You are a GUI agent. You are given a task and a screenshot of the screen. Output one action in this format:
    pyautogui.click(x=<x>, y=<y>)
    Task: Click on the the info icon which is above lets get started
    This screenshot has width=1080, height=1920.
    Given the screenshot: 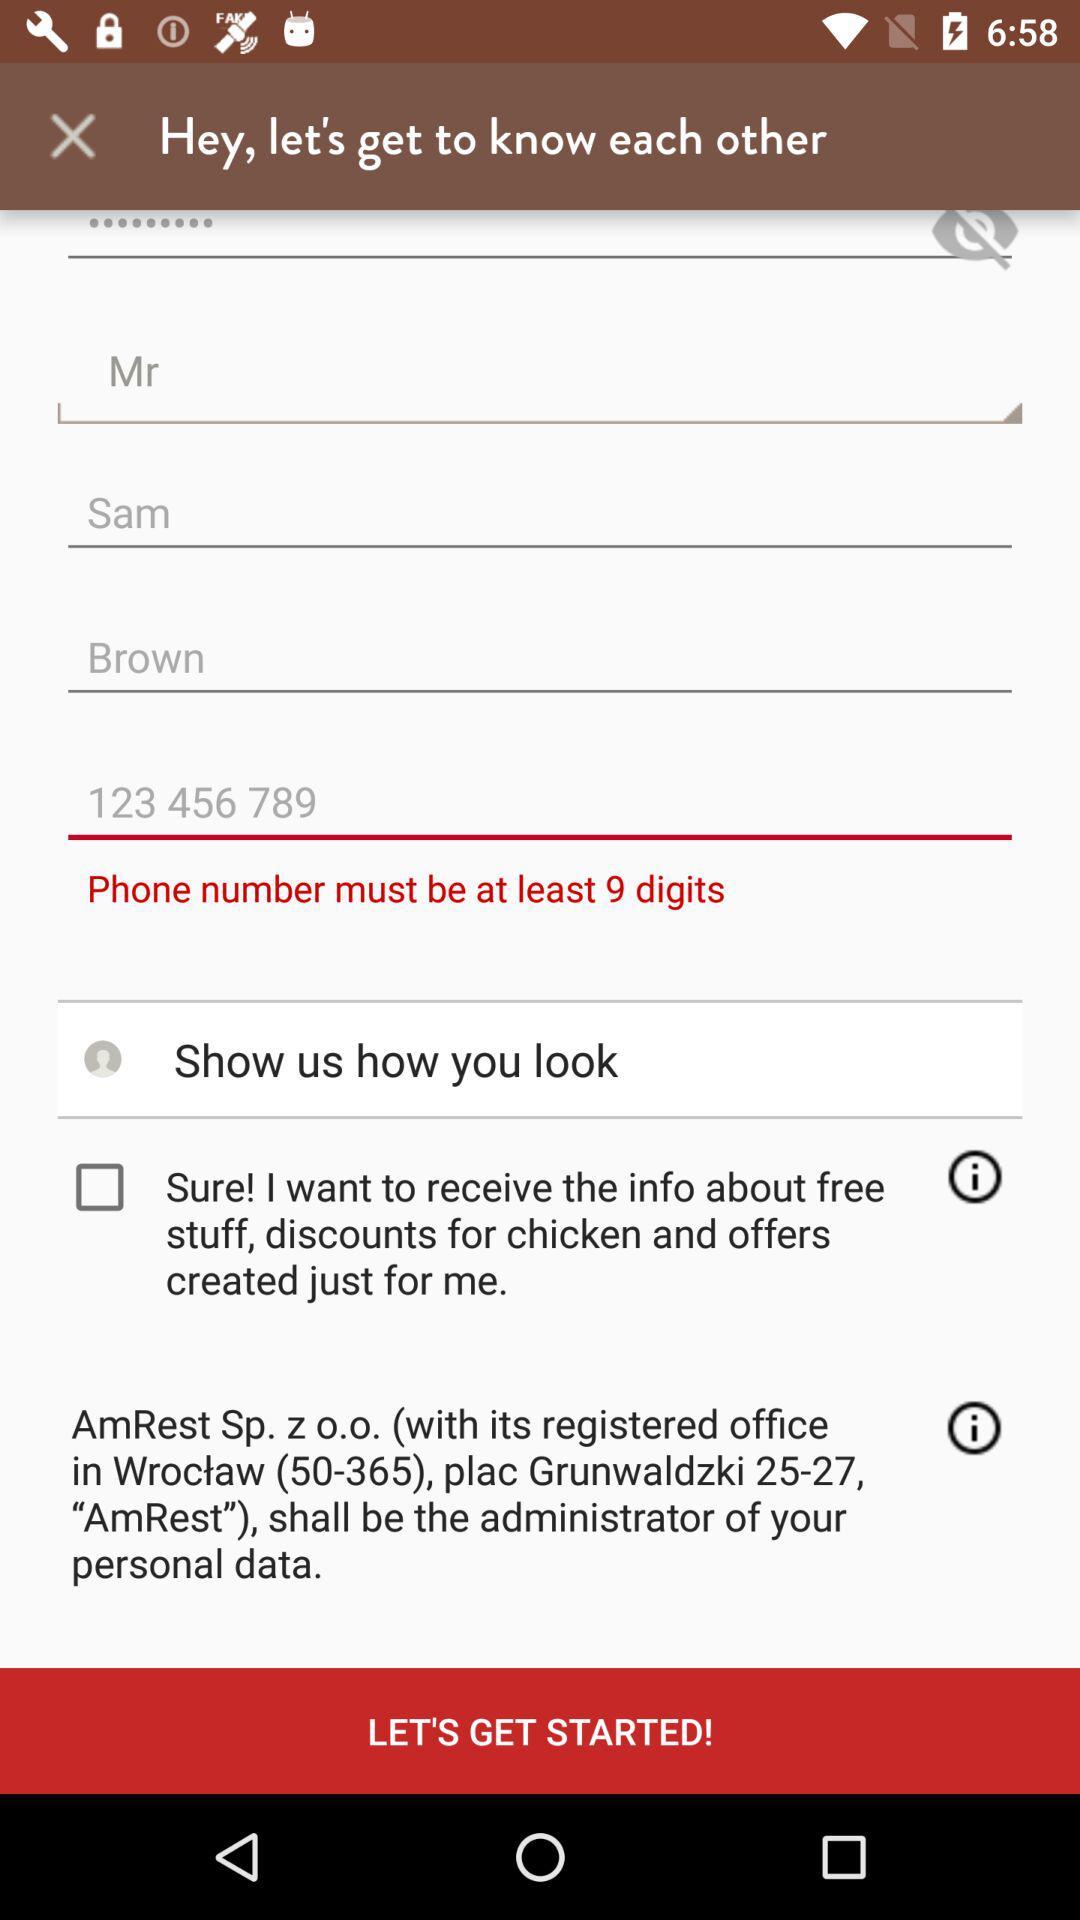 What is the action you would take?
    pyautogui.click(x=973, y=1427)
    